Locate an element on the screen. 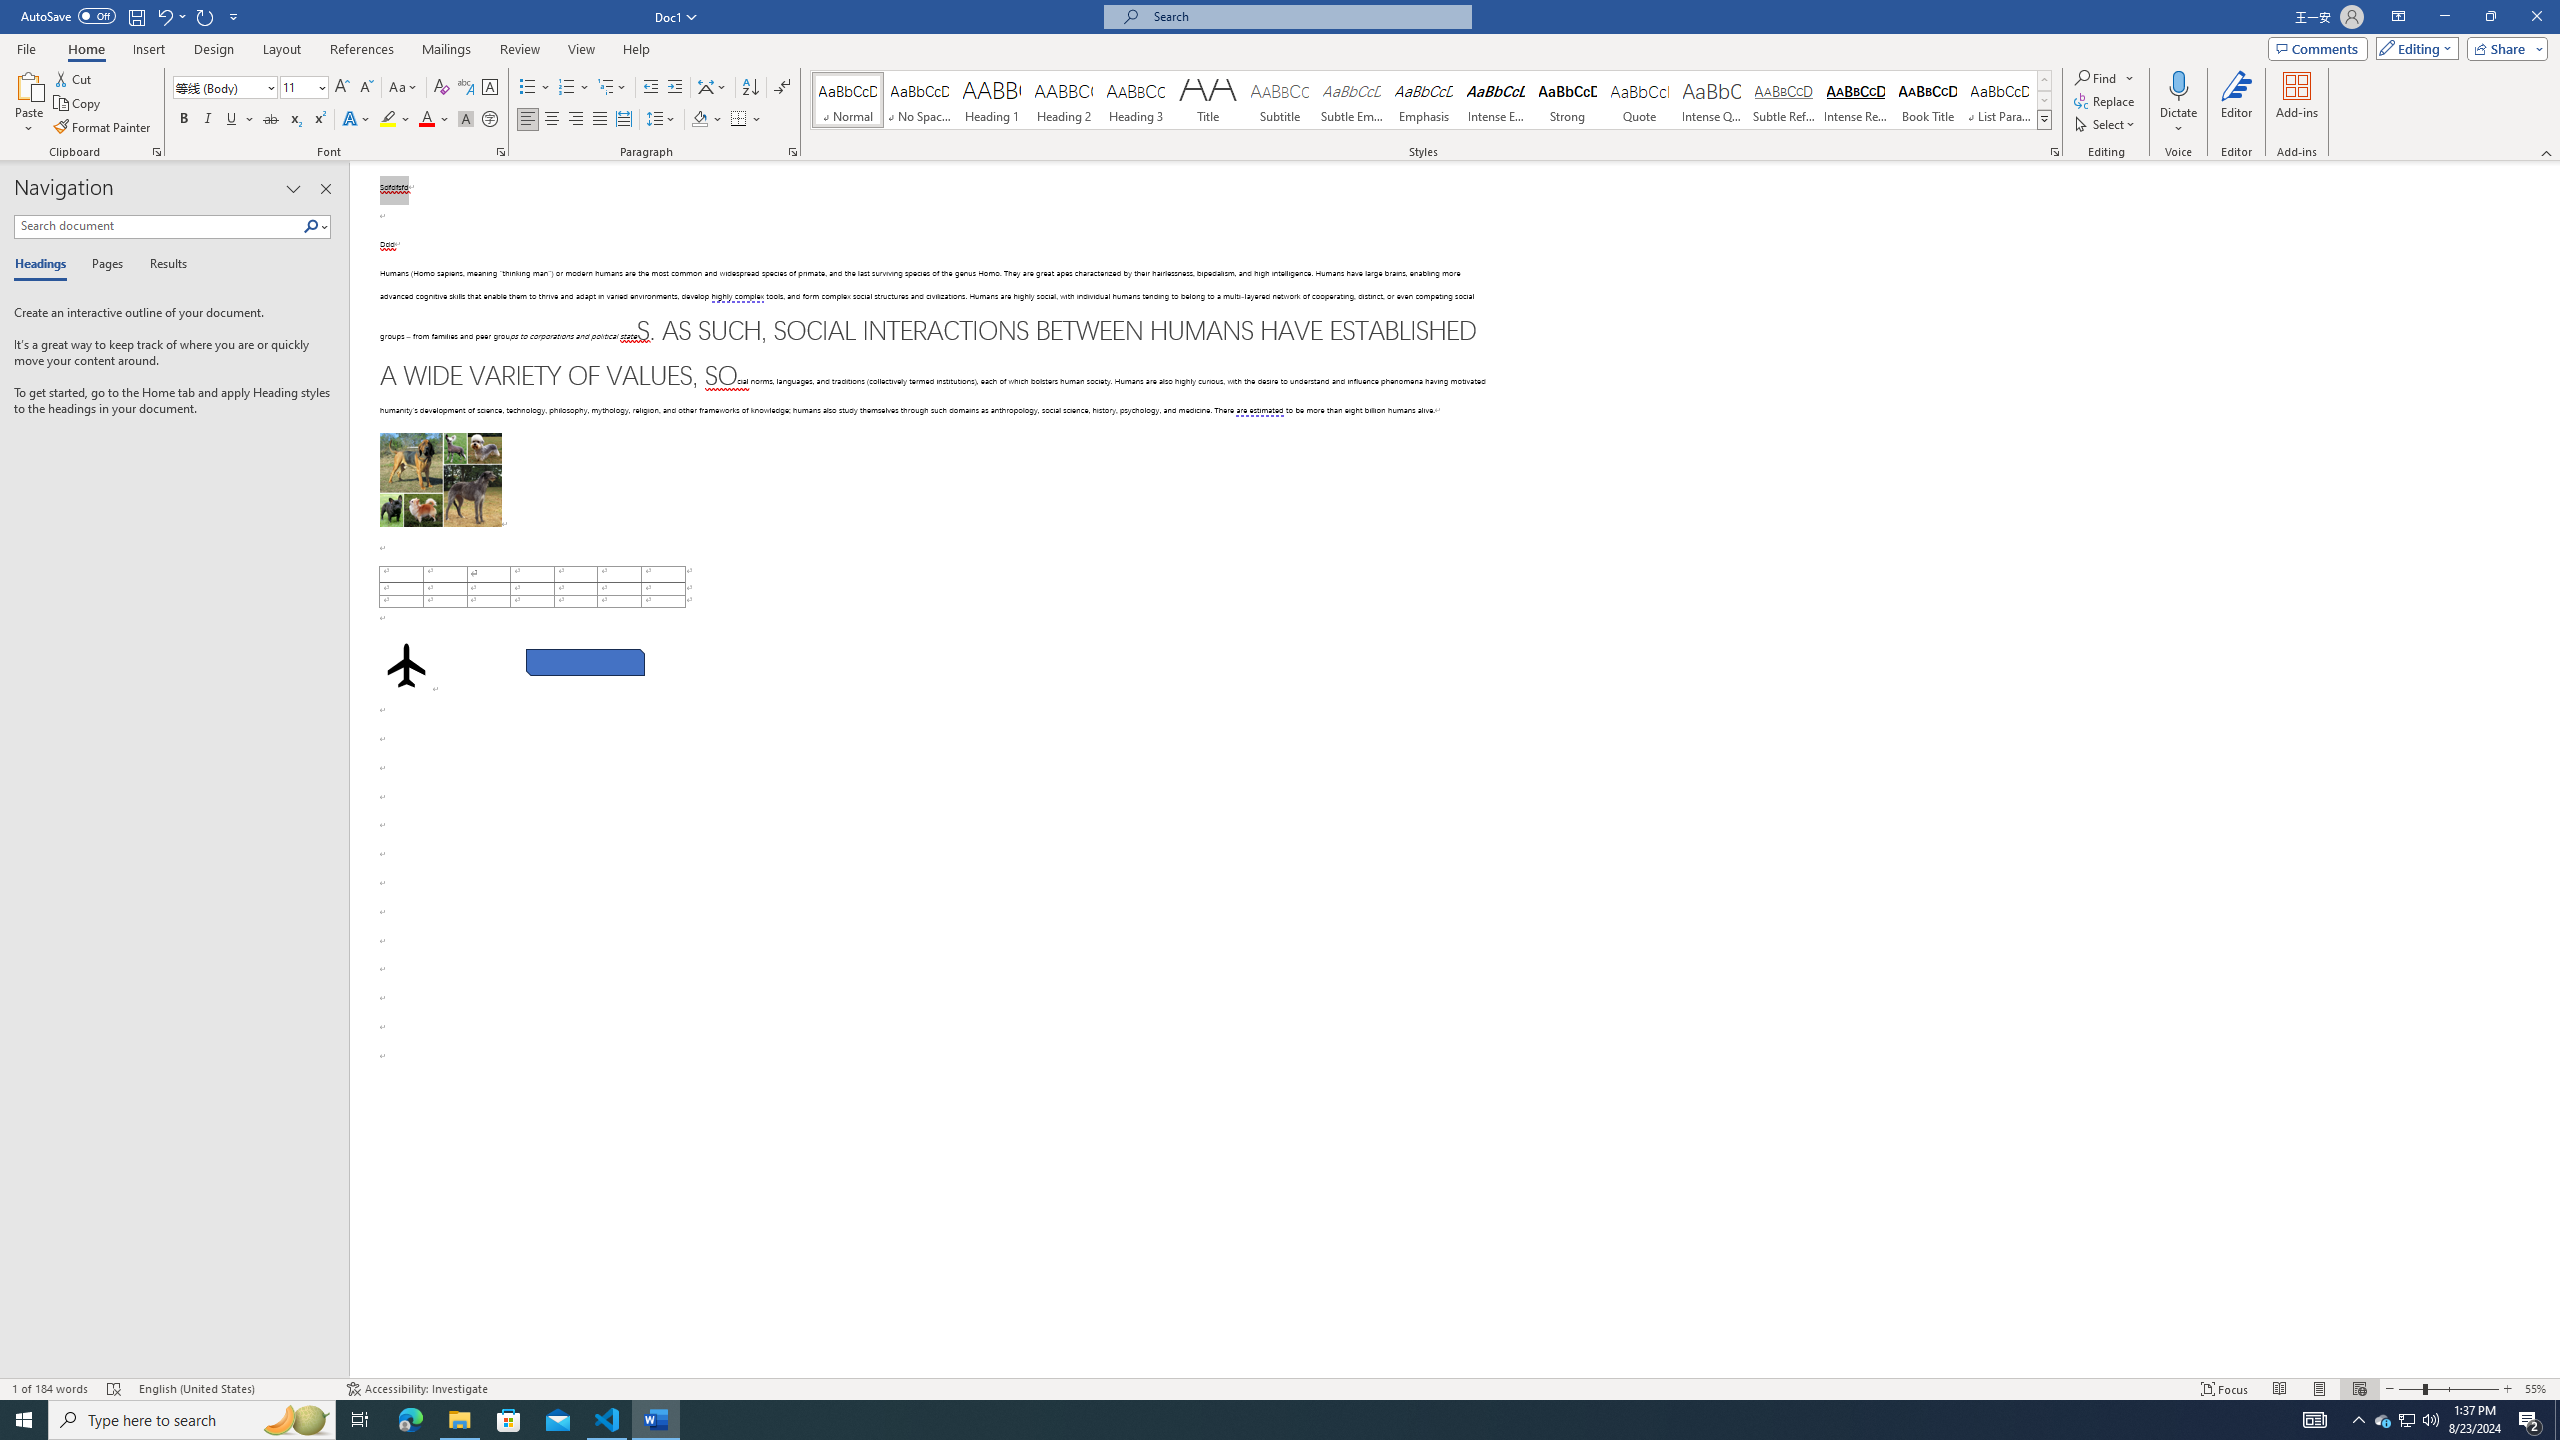  'Copy' is located at coordinates (78, 103).